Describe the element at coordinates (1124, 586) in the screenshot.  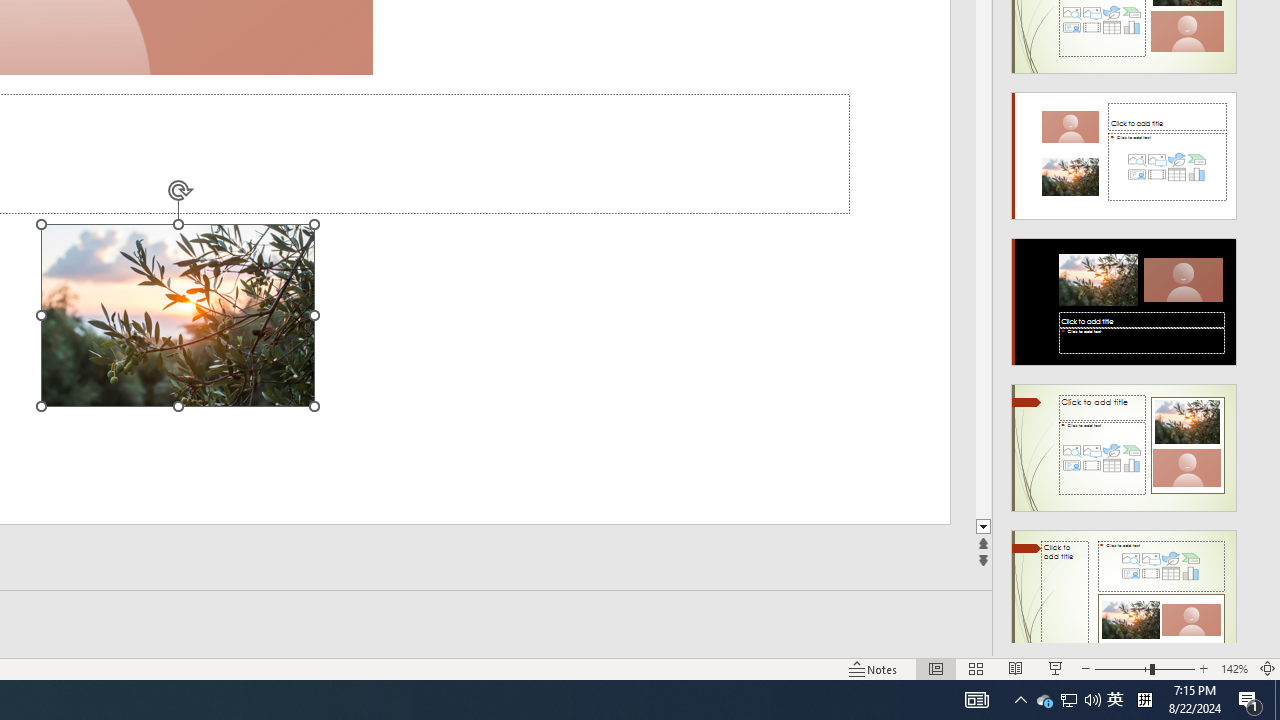
I see `'Design Idea'` at that location.